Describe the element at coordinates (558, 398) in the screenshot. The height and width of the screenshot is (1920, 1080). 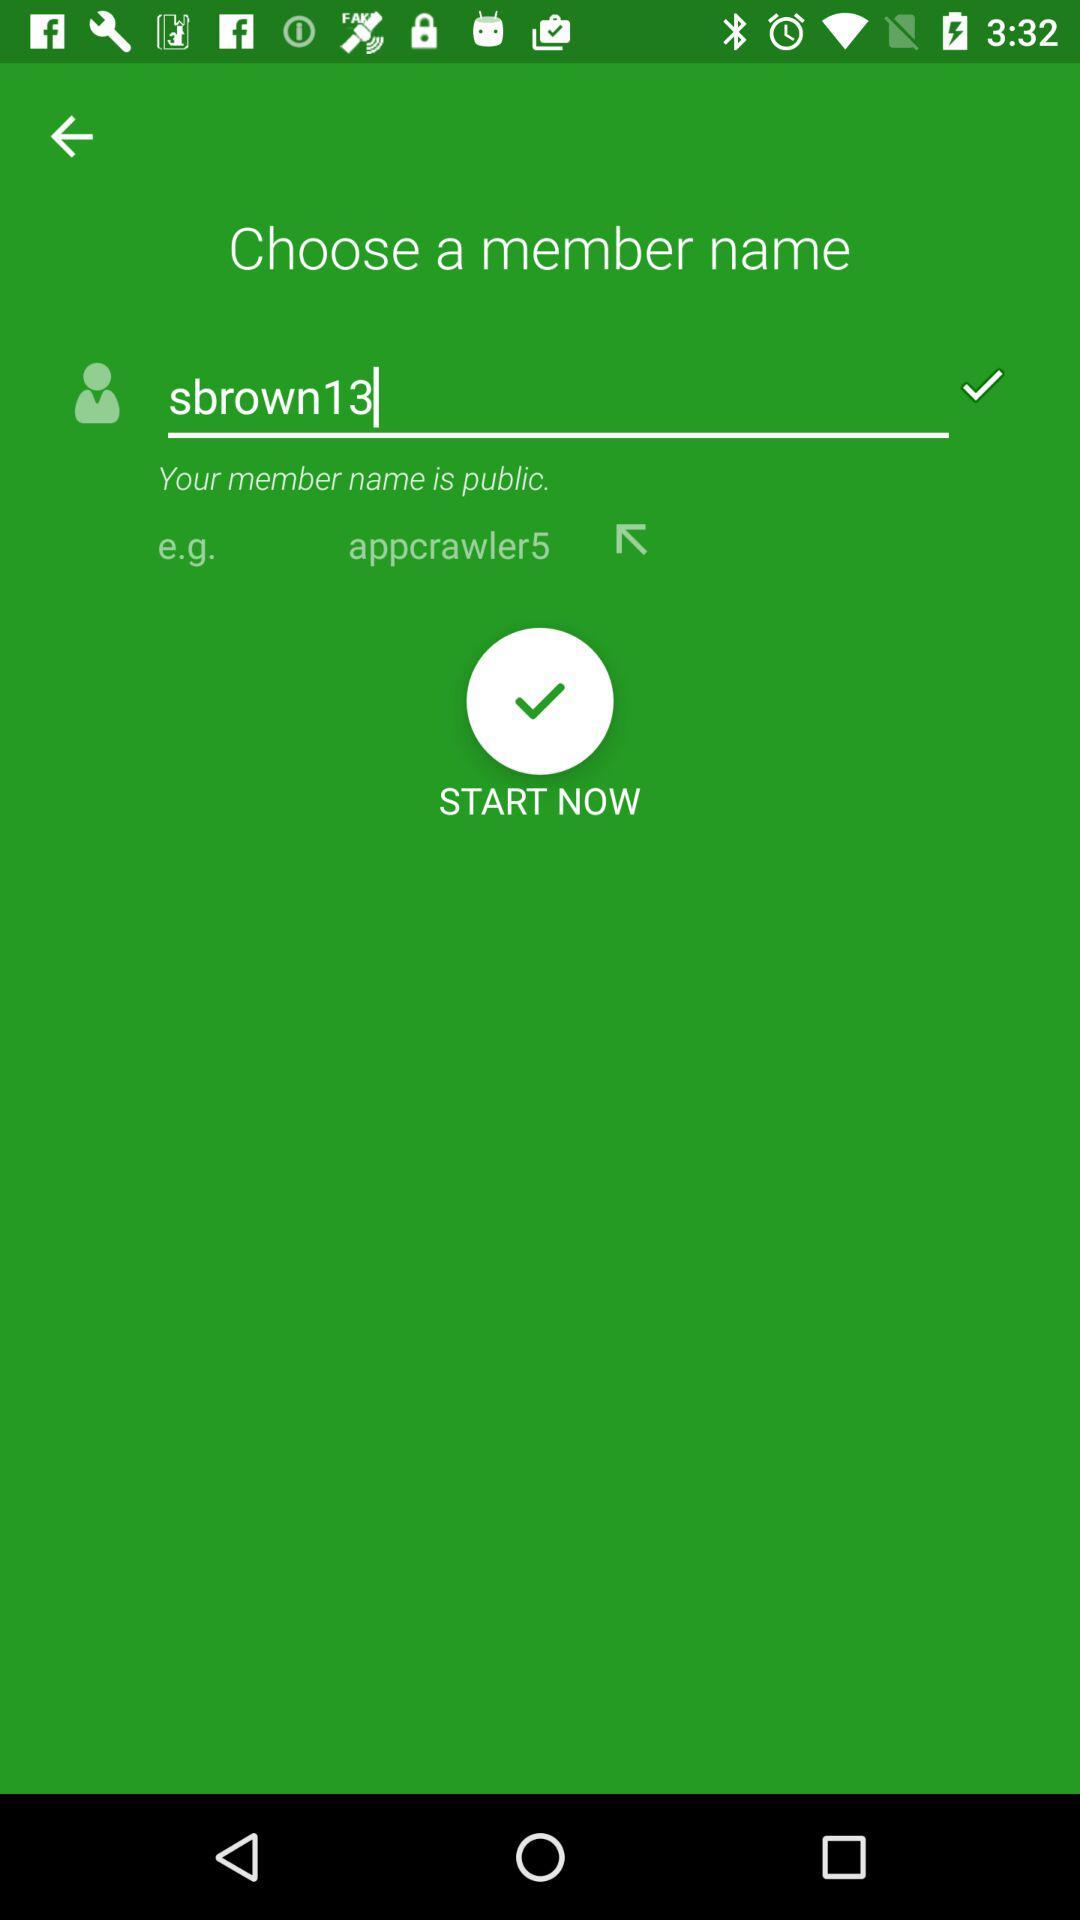
I see `icon above your member name` at that location.